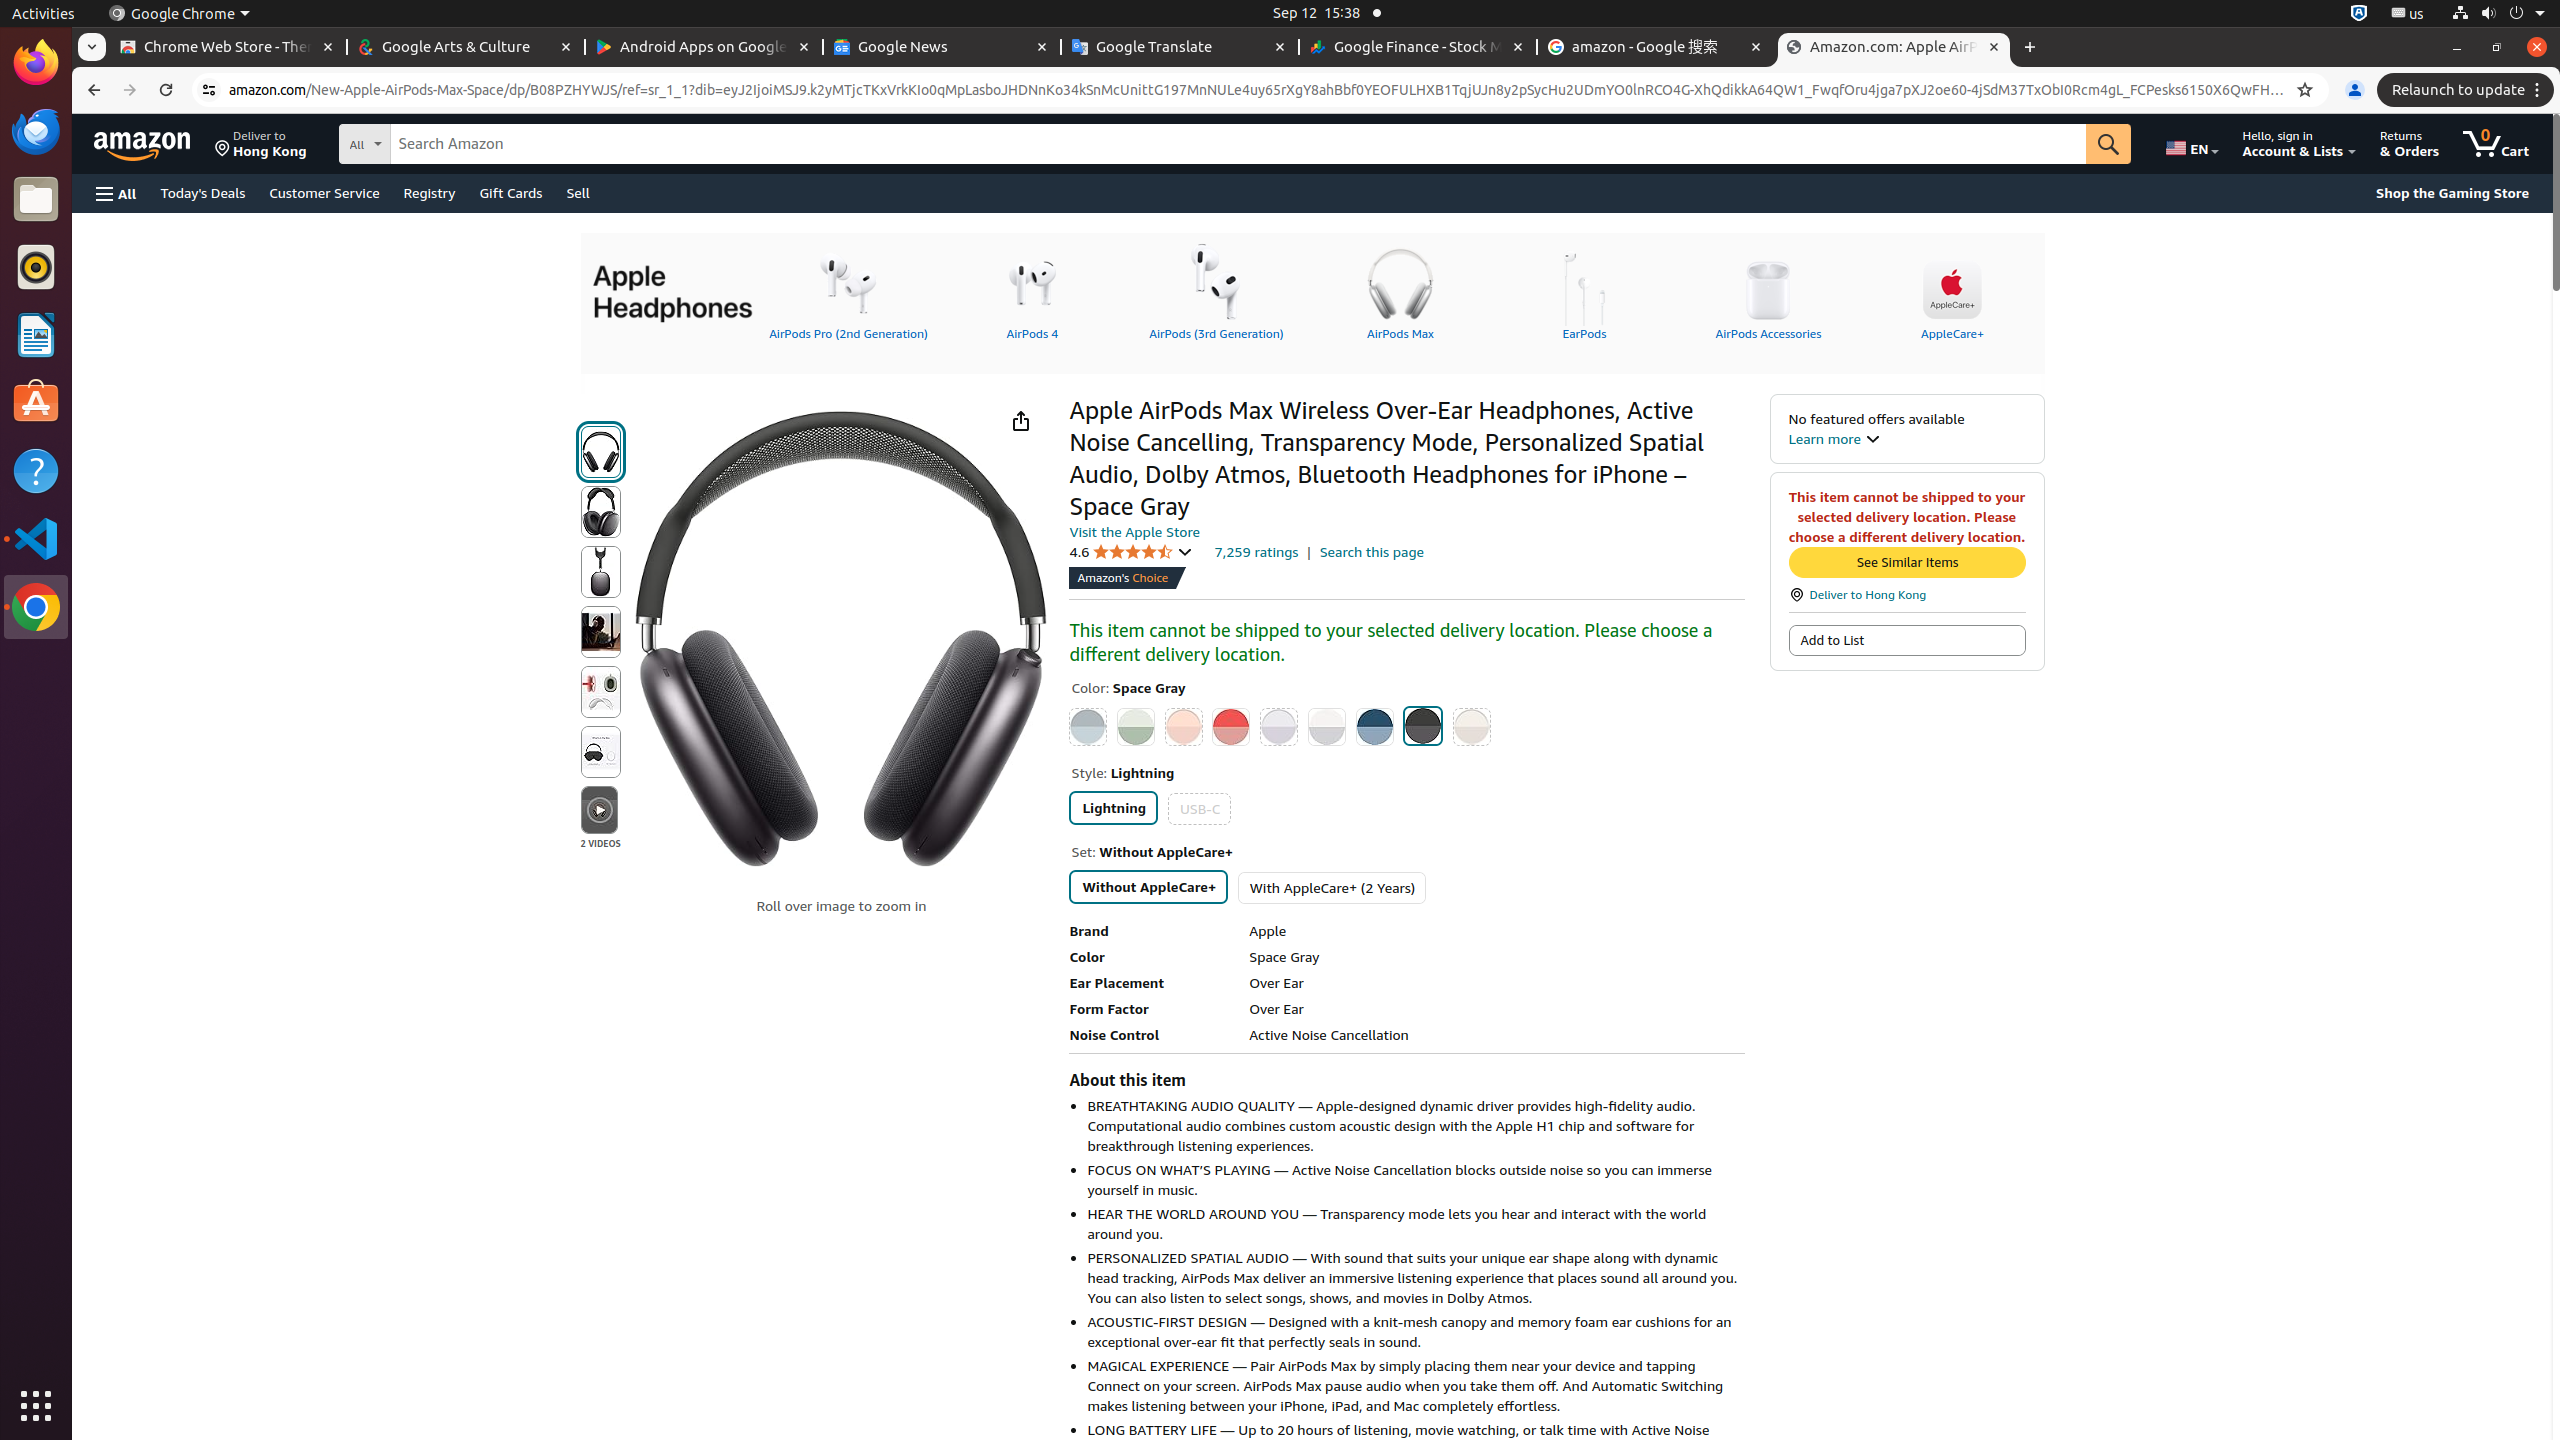 The image size is (2560, 1440). I want to click on 'Space Gray', so click(1422, 724).